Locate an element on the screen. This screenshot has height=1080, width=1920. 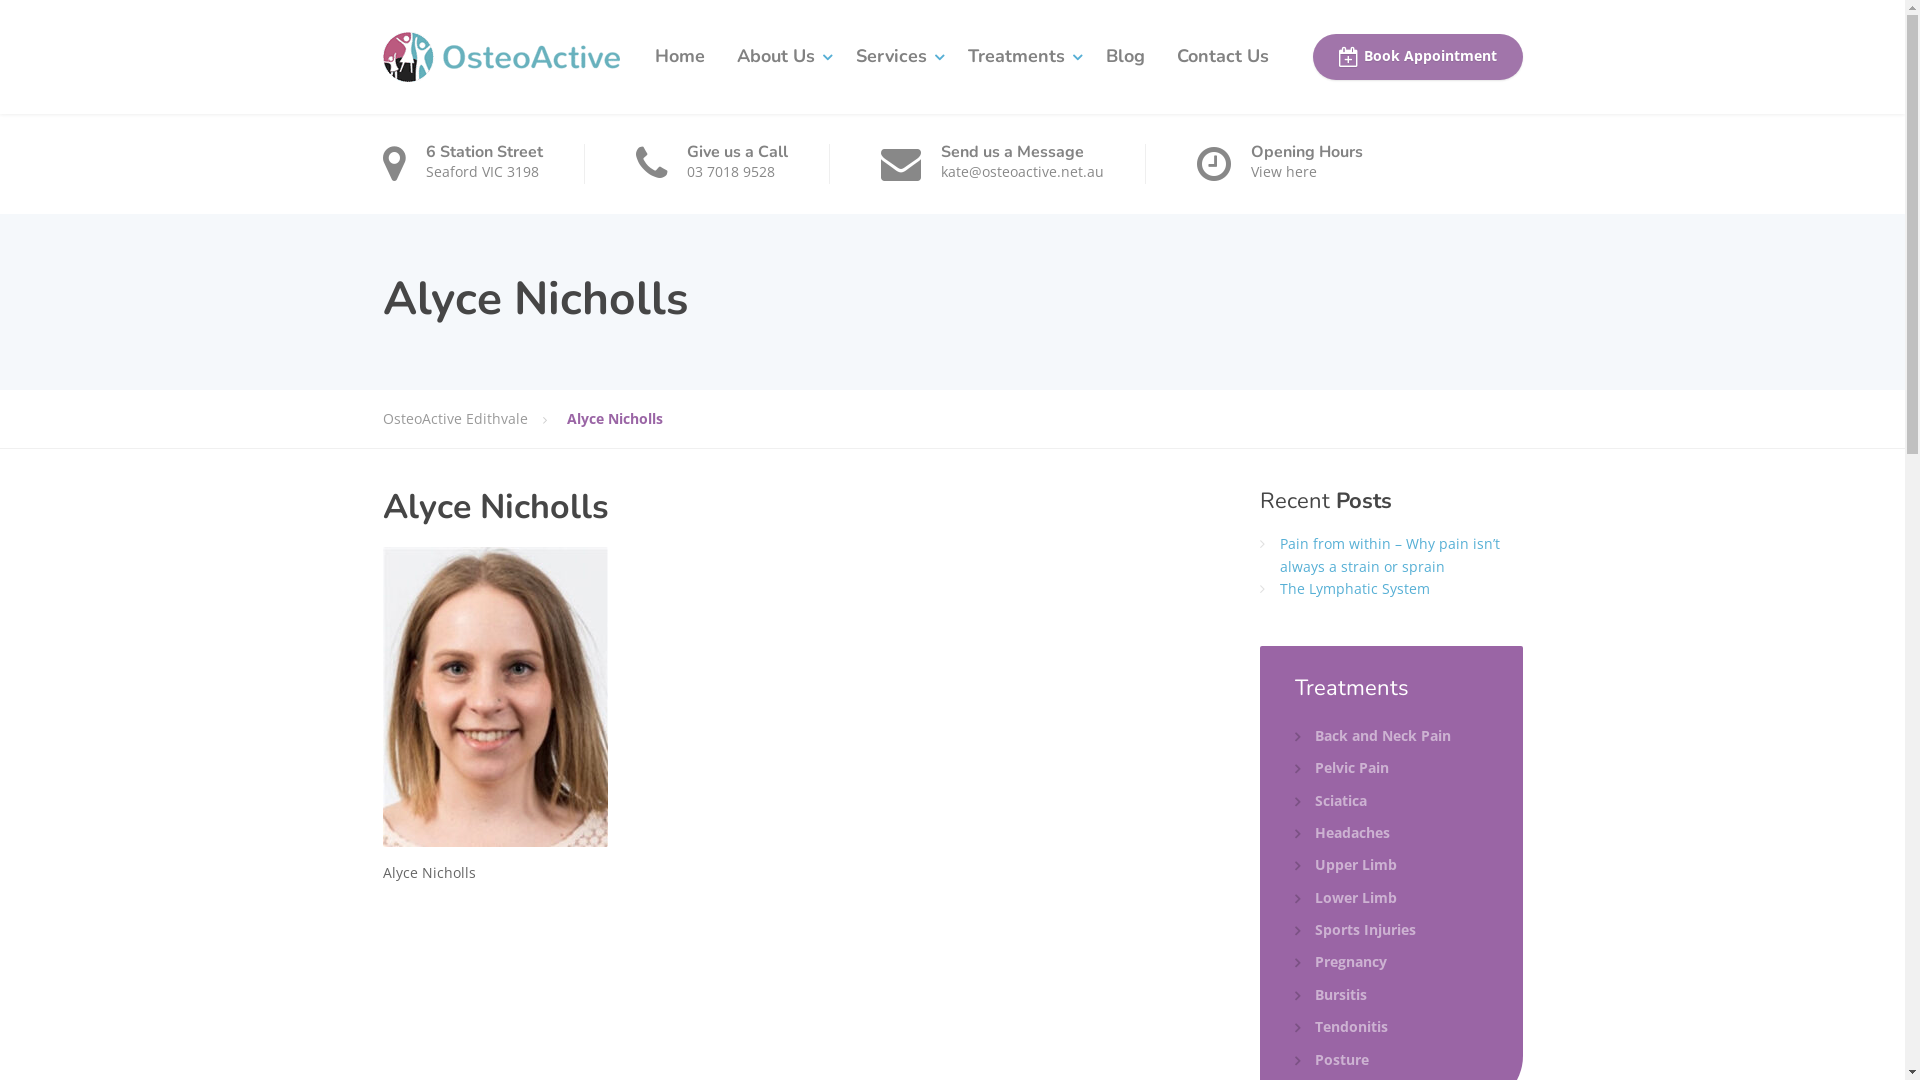
'Tendonitis' is located at coordinates (1341, 1026).